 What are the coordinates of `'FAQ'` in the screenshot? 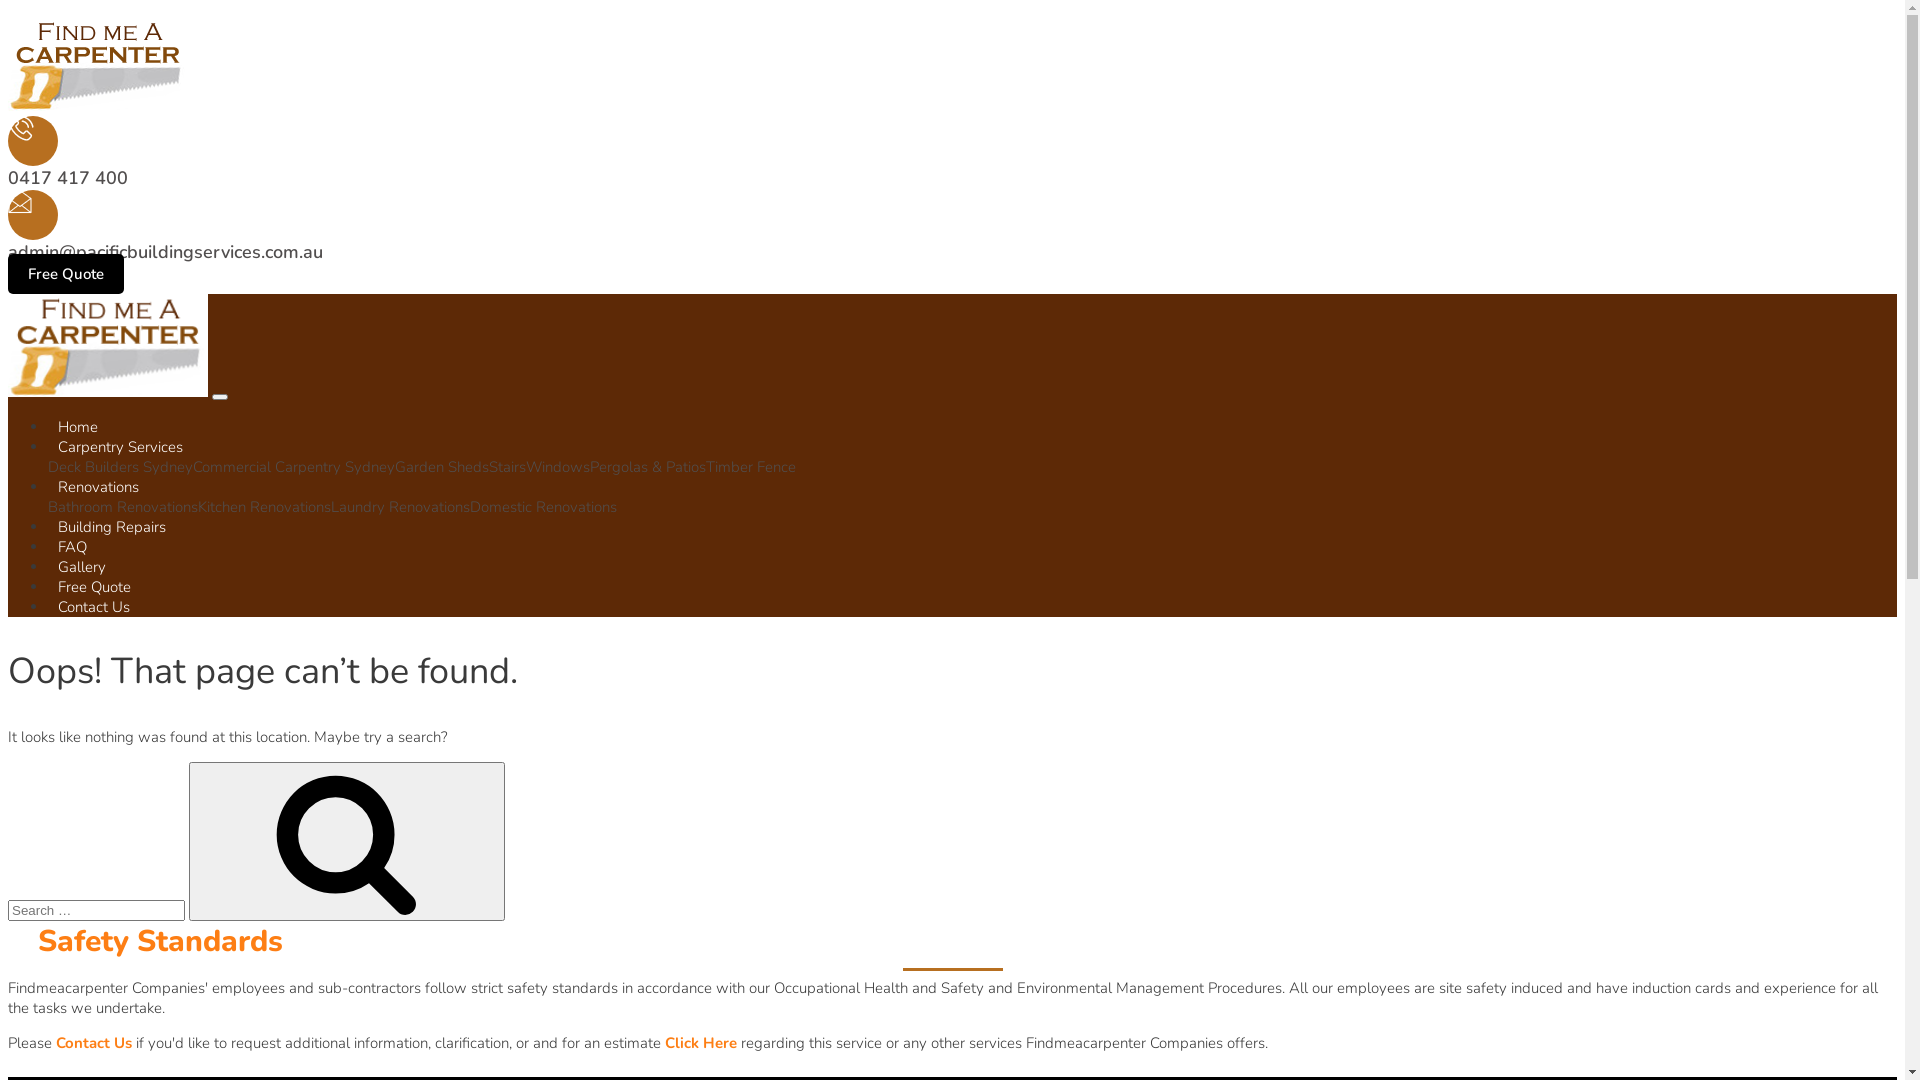 It's located at (48, 547).